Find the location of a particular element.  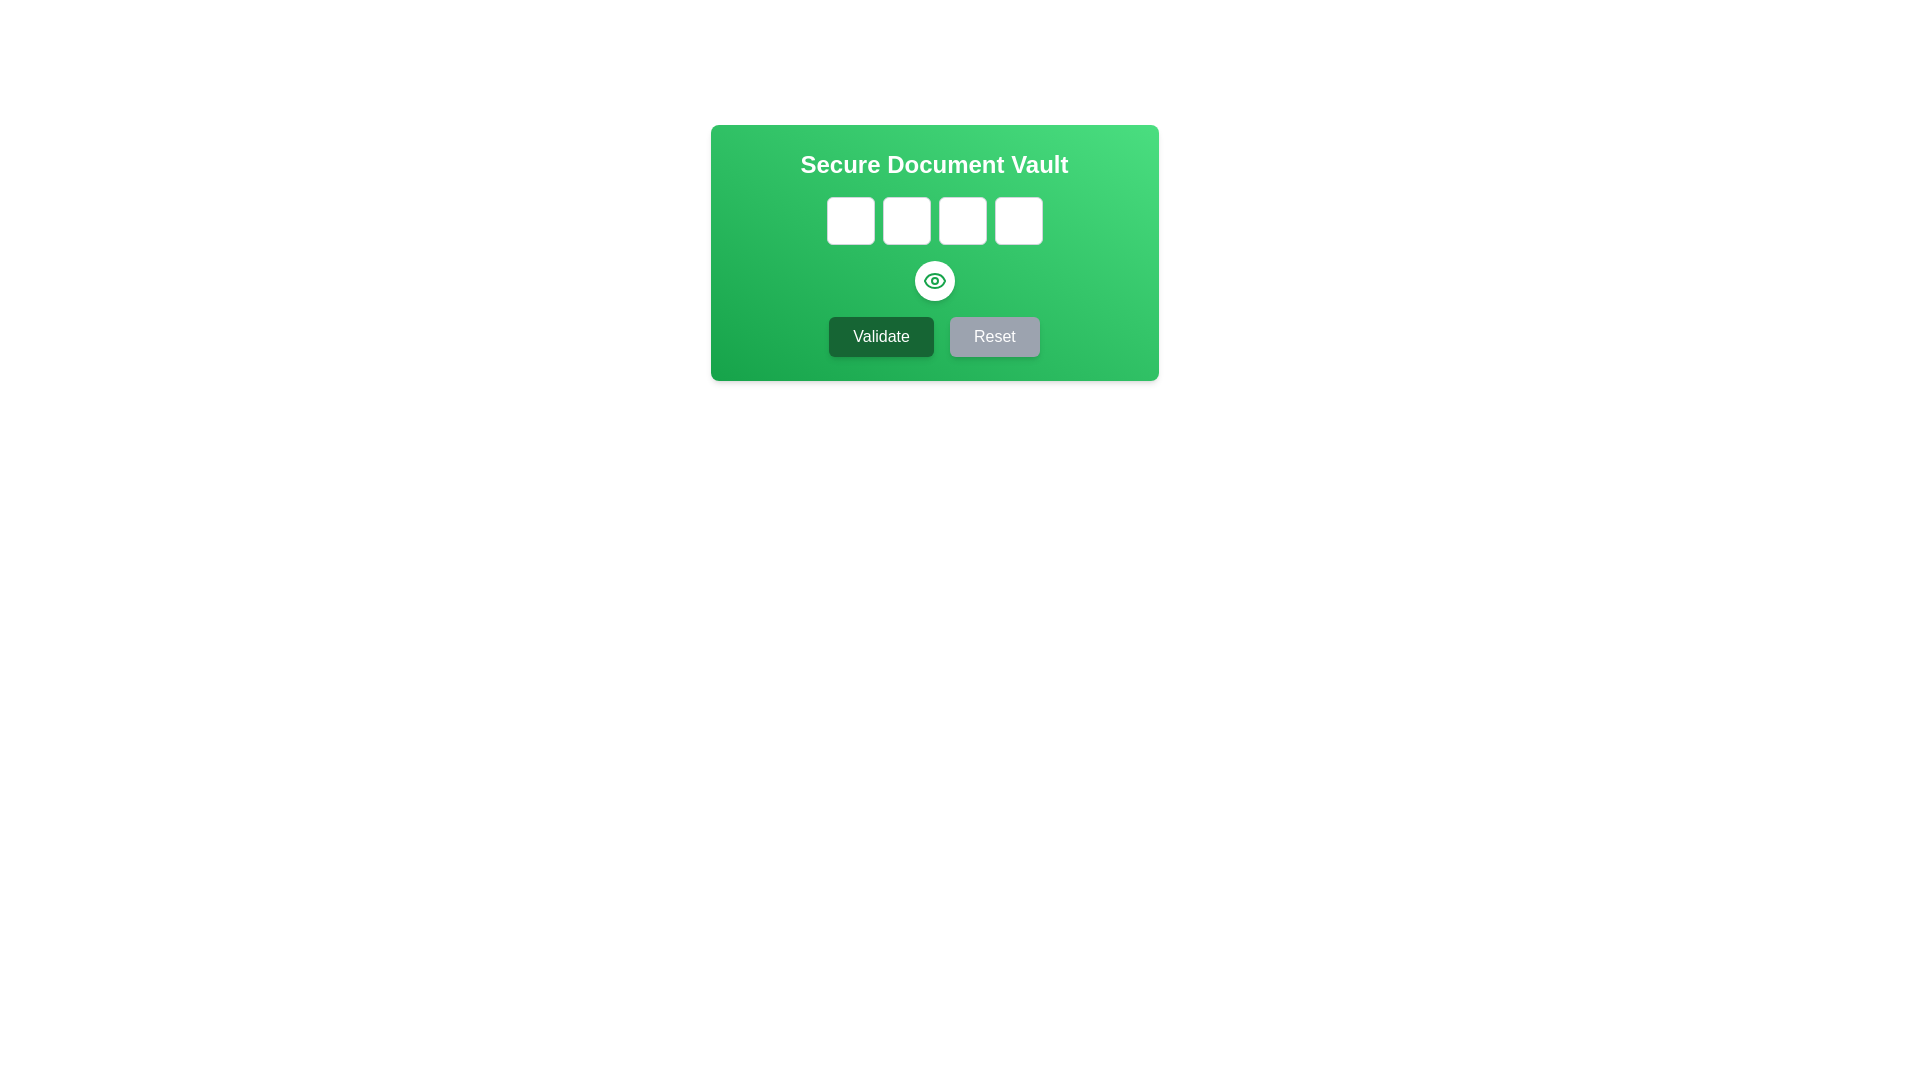

one of the four input boxes in the 'Secure Document Vault' section is located at coordinates (933, 220).